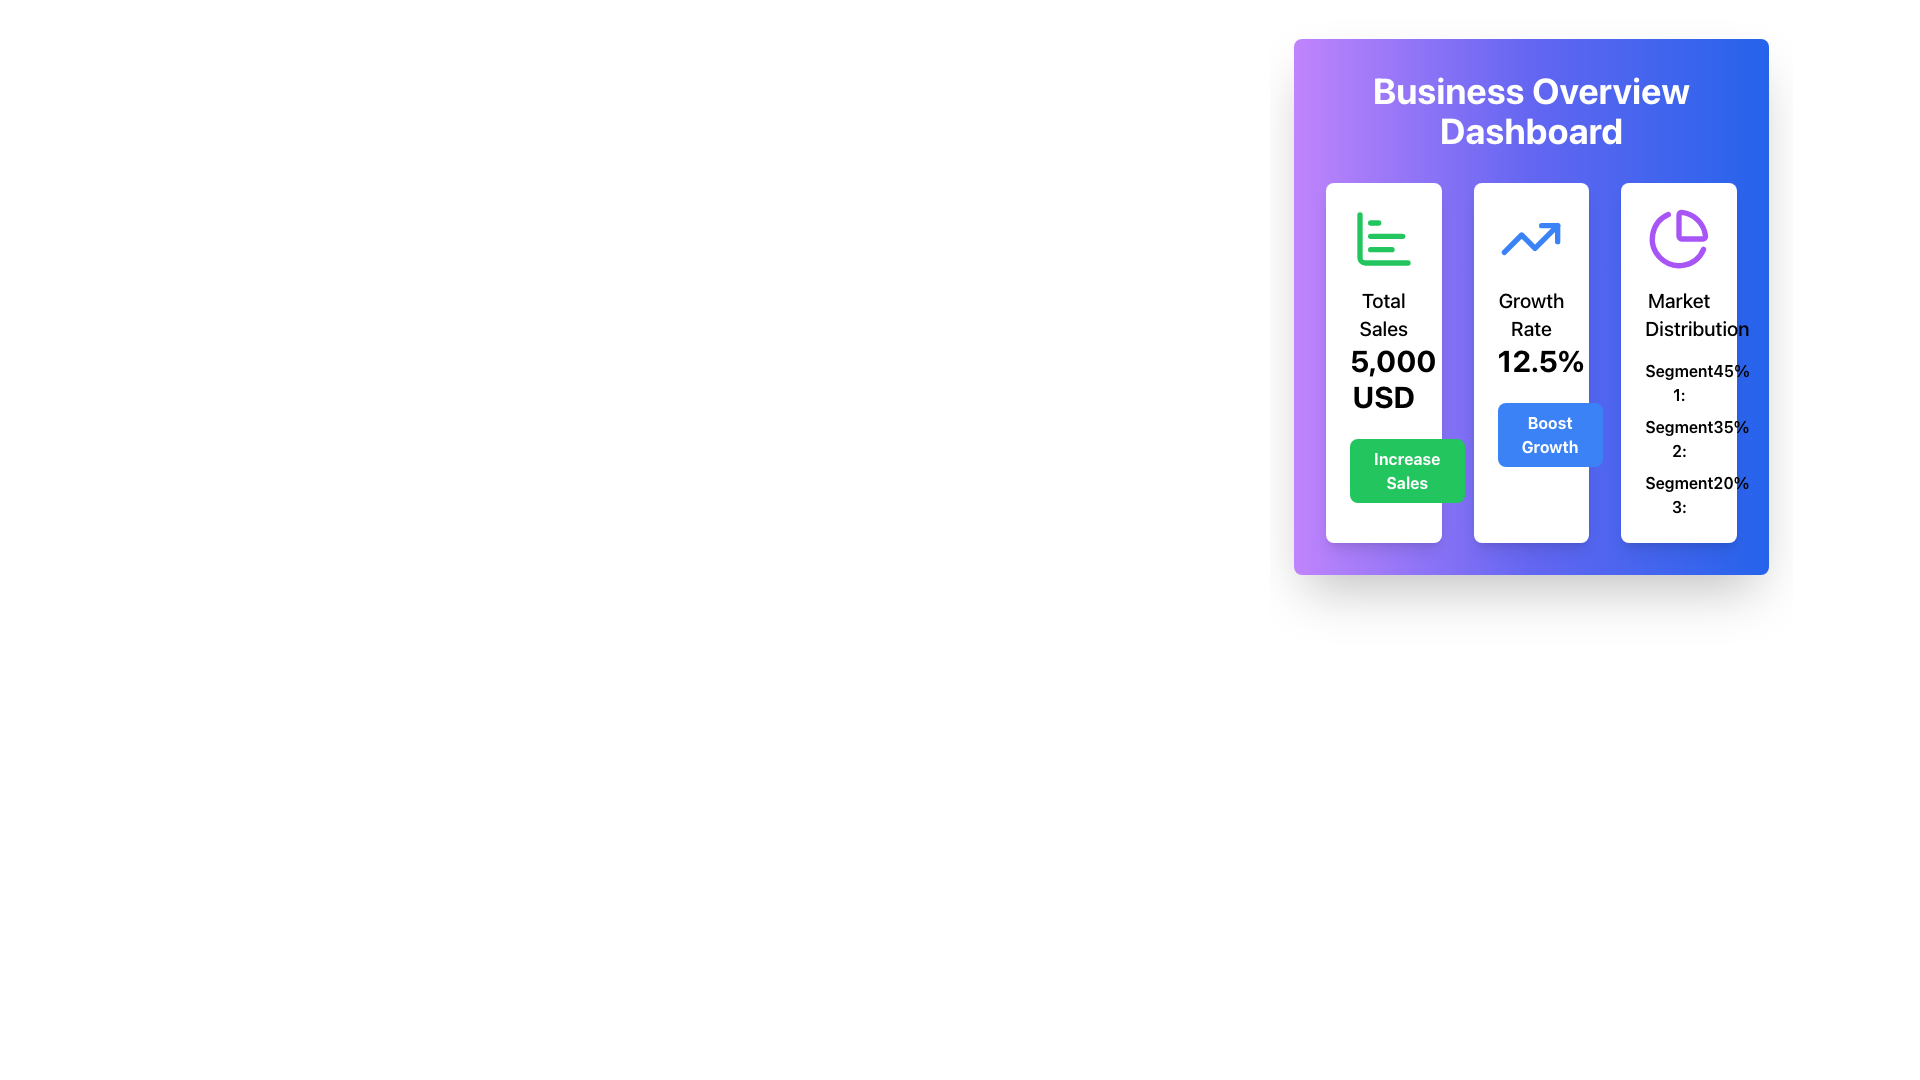 The width and height of the screenshot is (1920, 1080). Describe the element at coordinates (1730, 382) in the screenshot. I see `displayed value of the bold text label showing '45%' which is aligned to the right of 'Segment 1:' in the 'Market Distribution' section` at that location.